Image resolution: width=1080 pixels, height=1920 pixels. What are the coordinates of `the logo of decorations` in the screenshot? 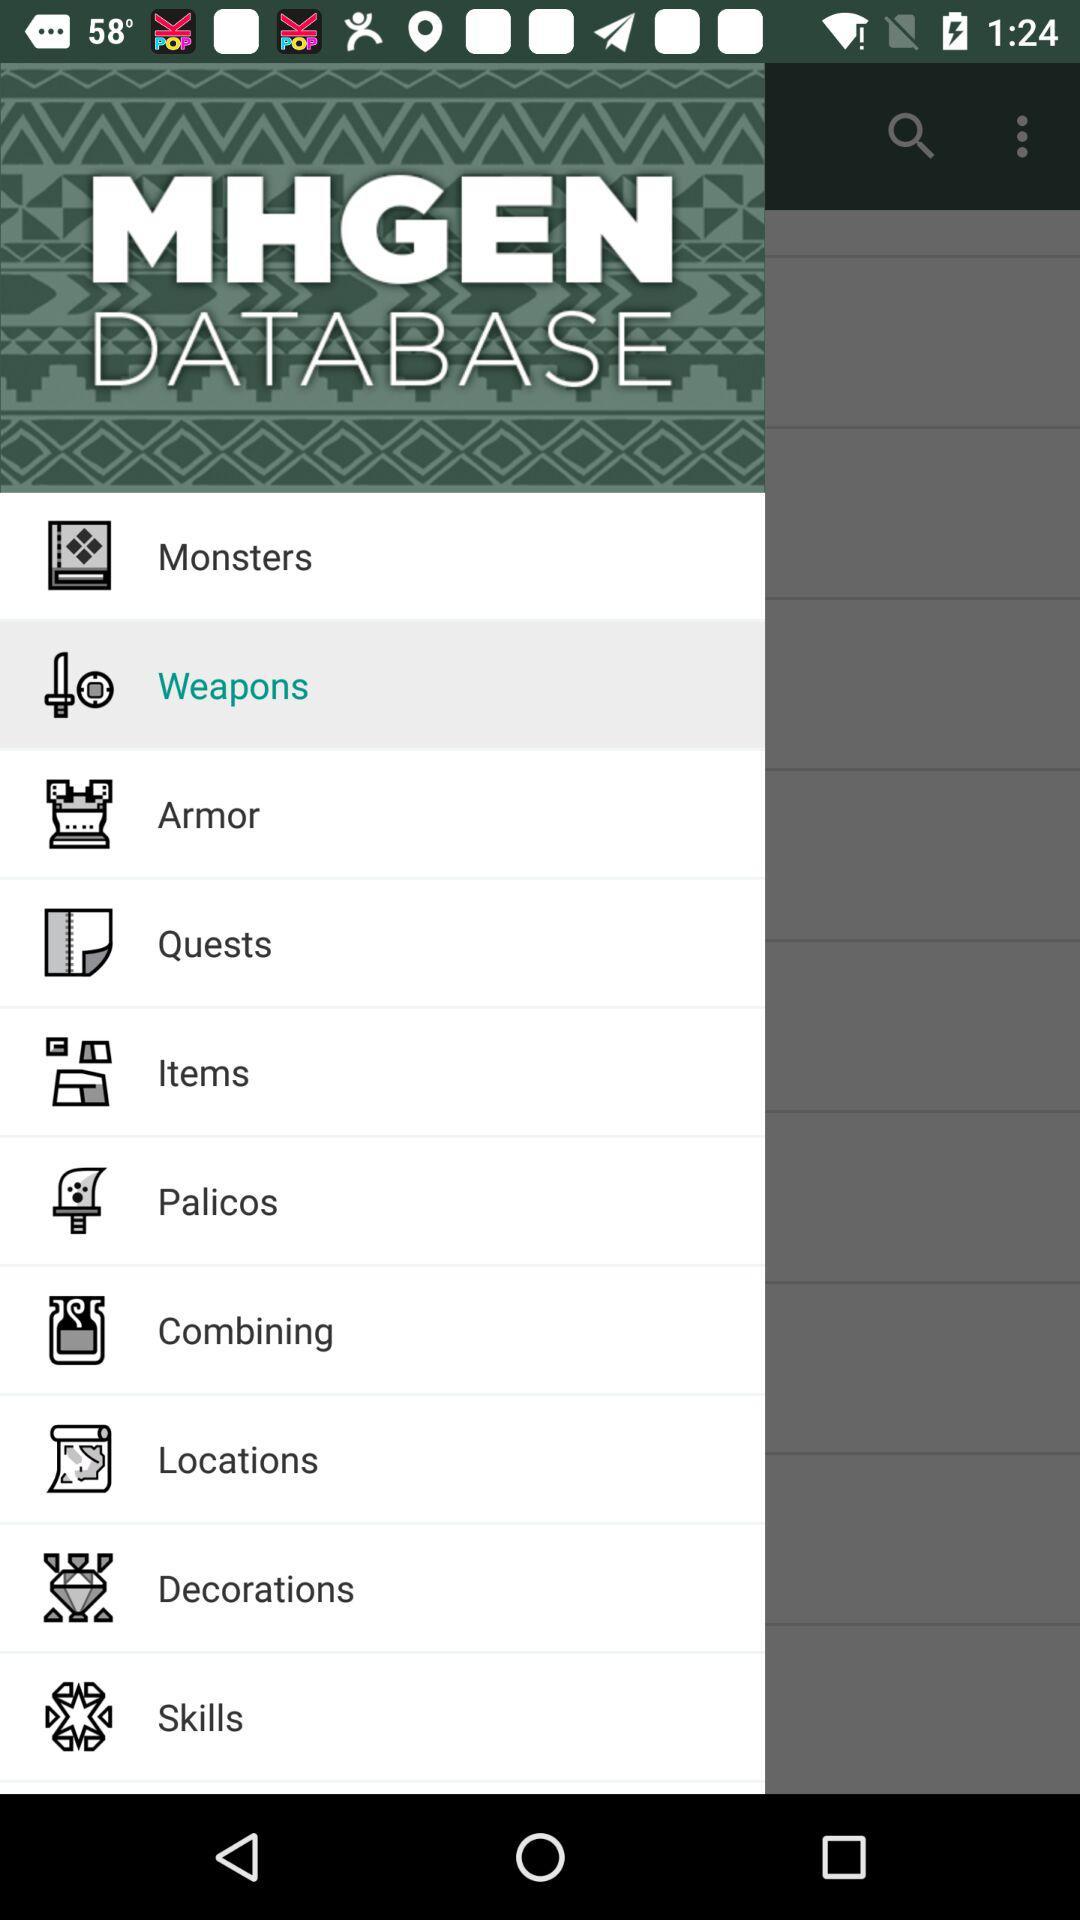 It's located at (77, 1587).